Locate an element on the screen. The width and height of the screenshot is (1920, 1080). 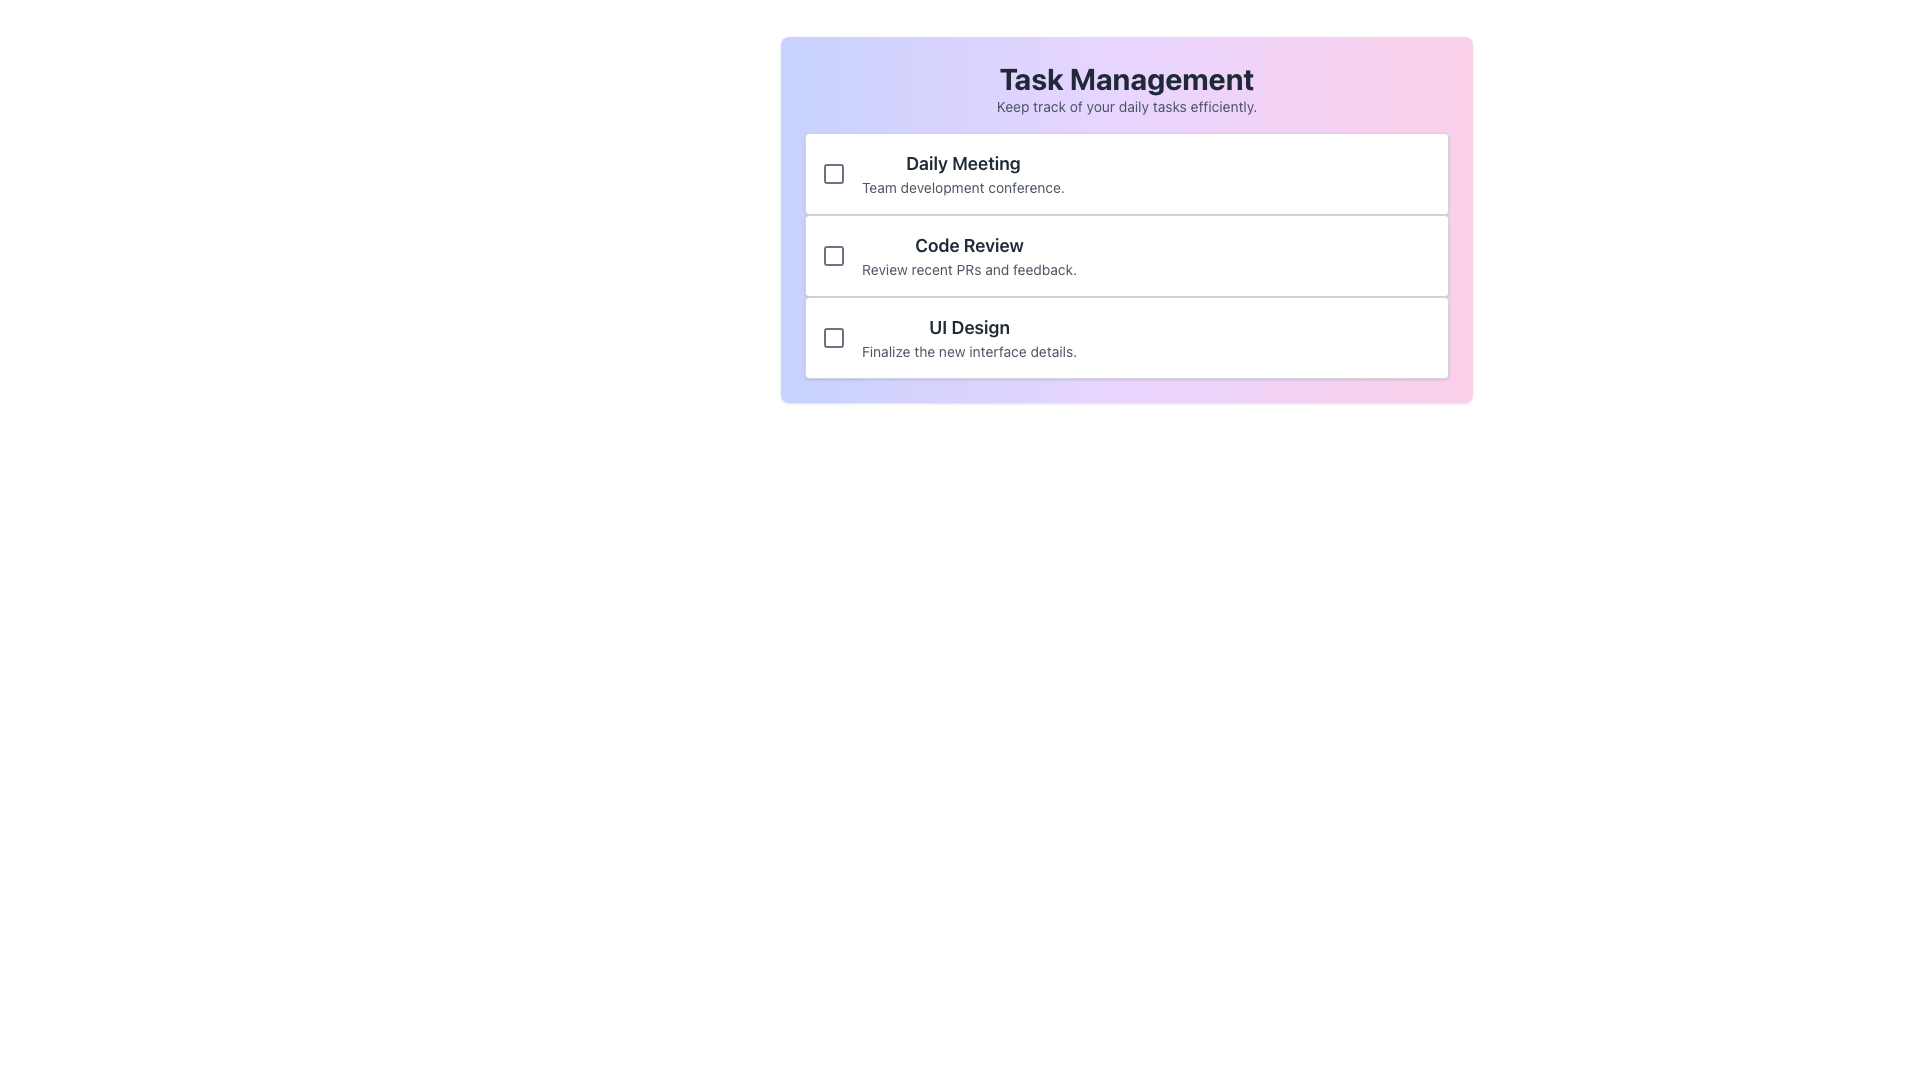
the small square SVG icon with rounded corners, located to the left of the 'Daily Meeting' text in the task management interface is located at coordinates (834, 172).